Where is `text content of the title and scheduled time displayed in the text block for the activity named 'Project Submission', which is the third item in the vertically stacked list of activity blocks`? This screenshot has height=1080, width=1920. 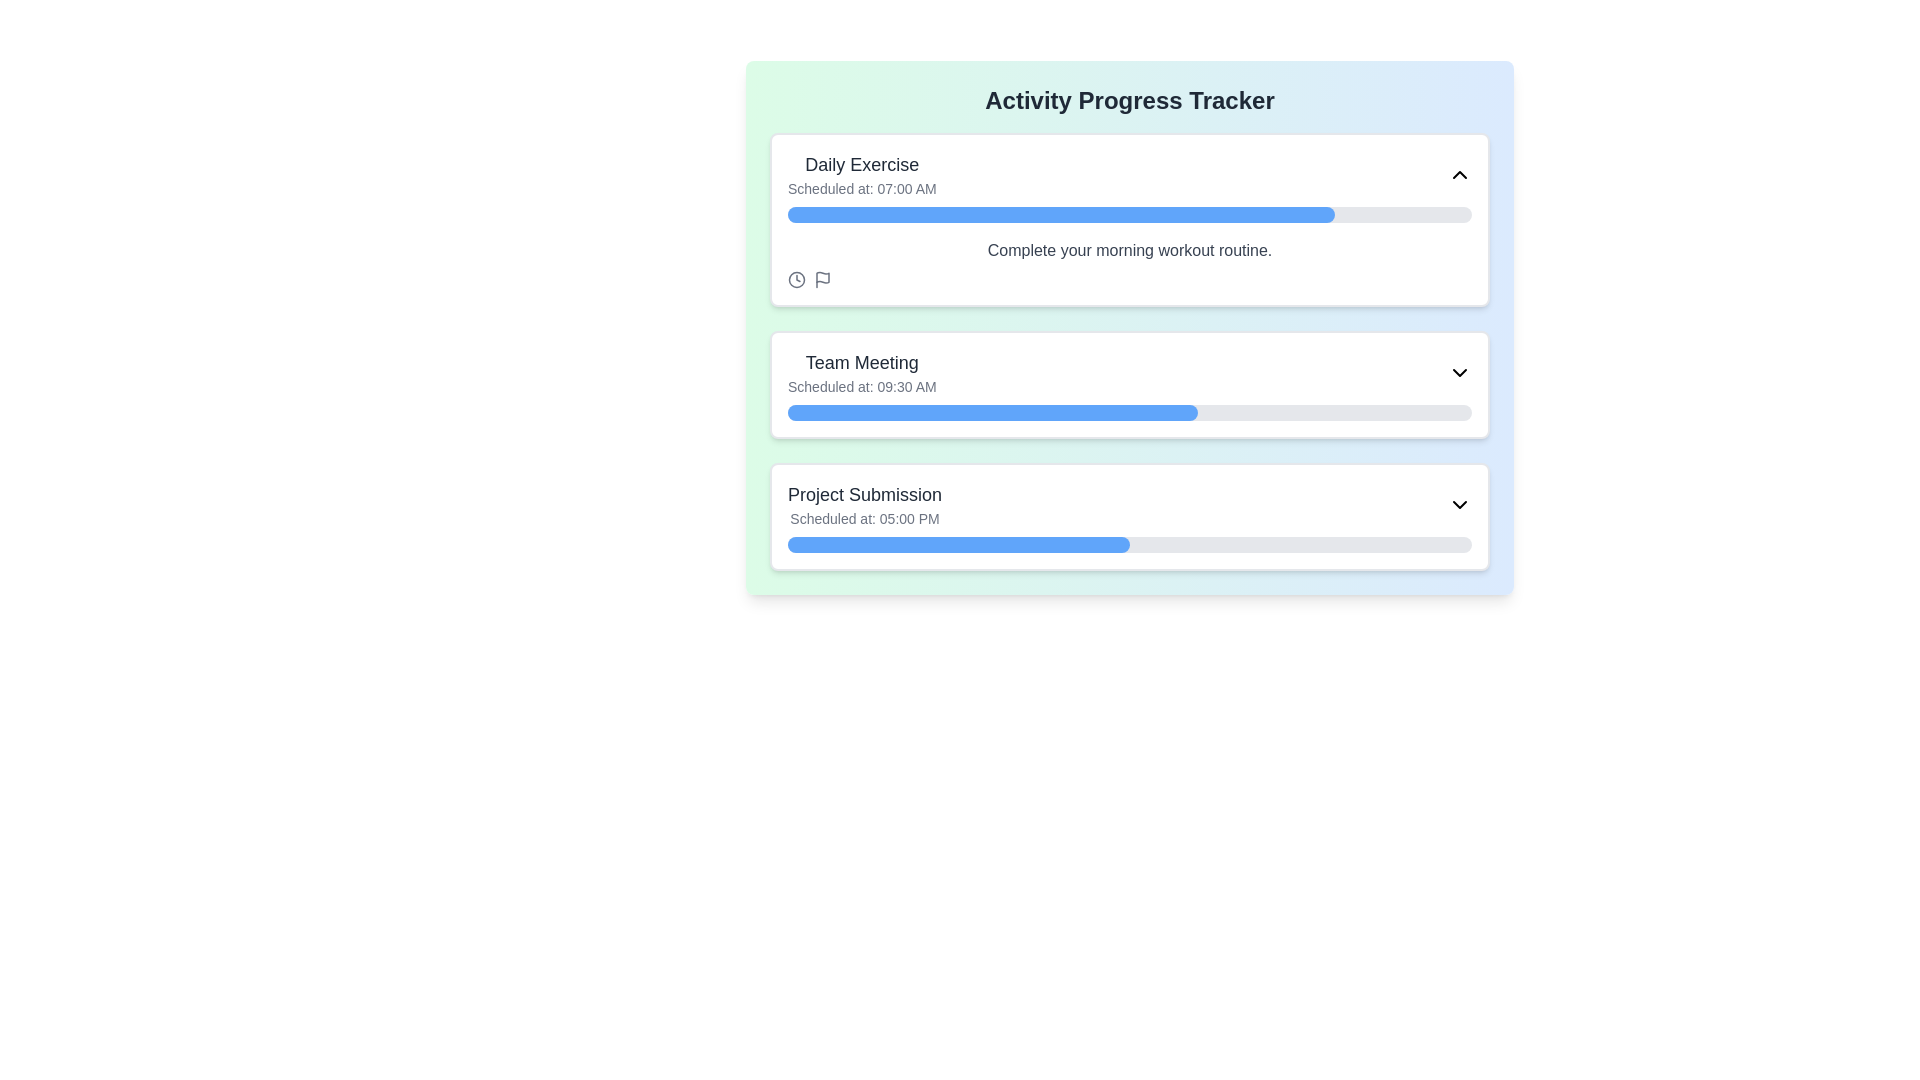 text content of the title and scheduled time displayed in the text block for the activity named 'Project Submission', which is the third item in the vertically stacked list of activity blocks is located at coordinates (864, 504).